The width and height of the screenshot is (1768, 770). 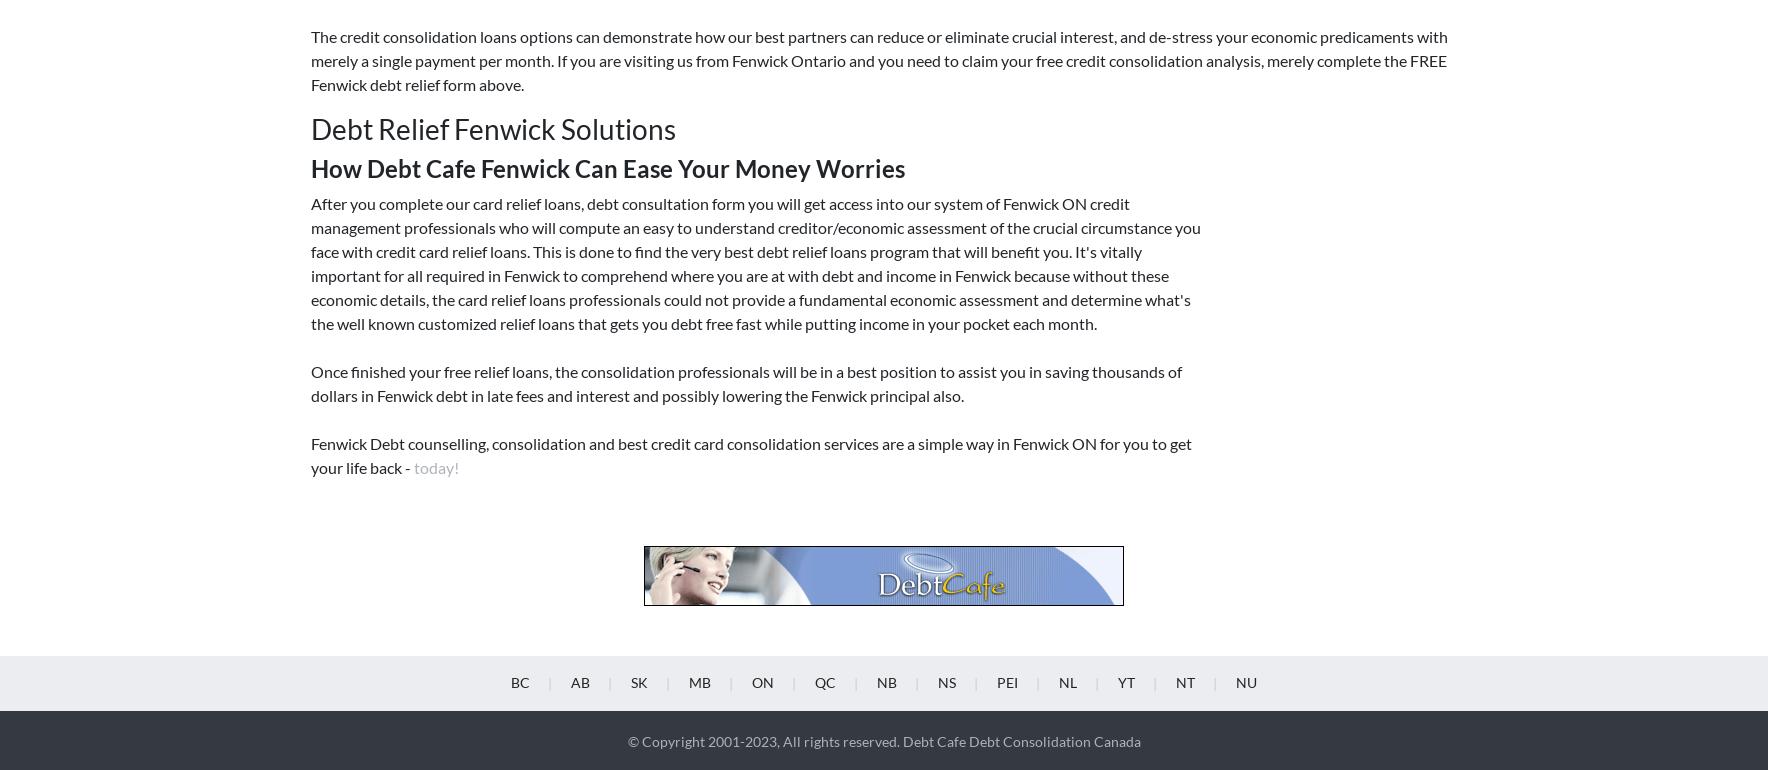 What do you see at coordinates (824, 342) in the screenshot?
I see `'Montreal'` at bounding box center [824, 342].